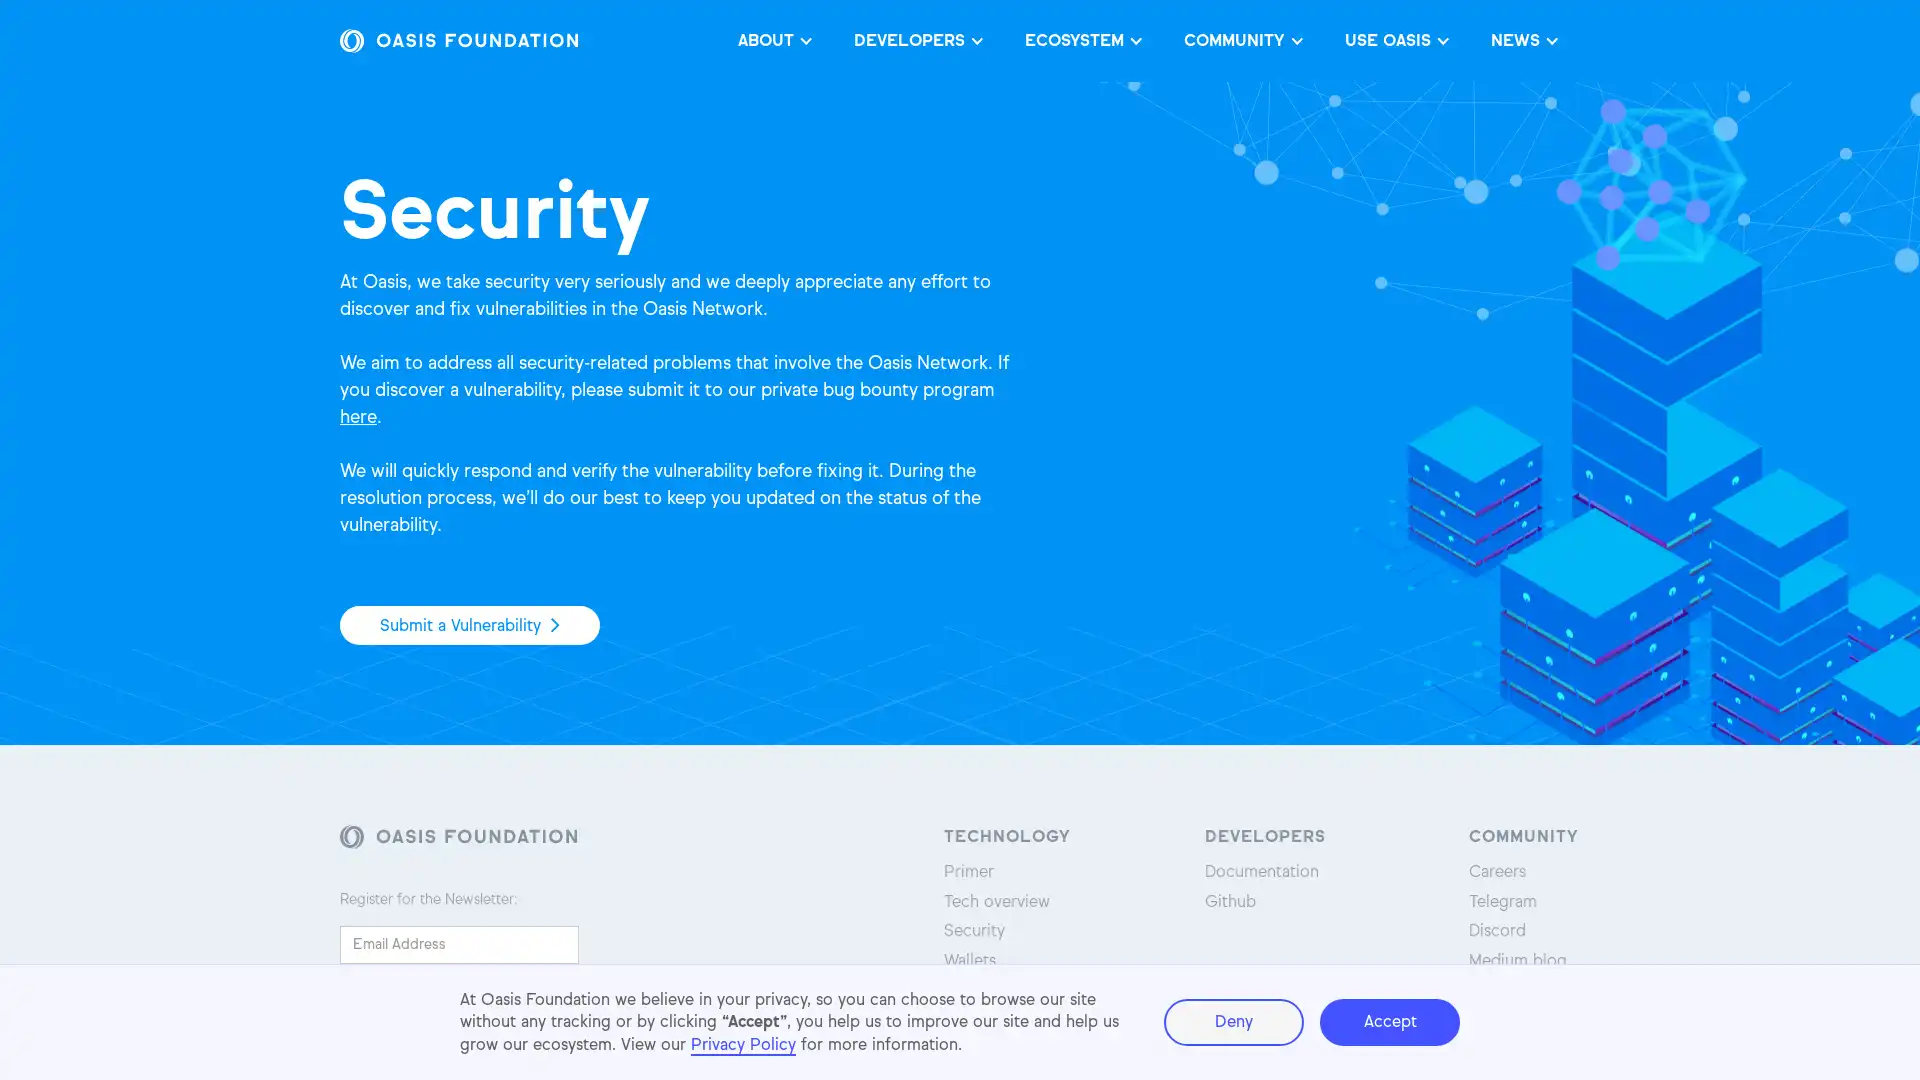  Describe the element at coordinates (1389, 1022) in the screenshot. I see `Accept` at that location.